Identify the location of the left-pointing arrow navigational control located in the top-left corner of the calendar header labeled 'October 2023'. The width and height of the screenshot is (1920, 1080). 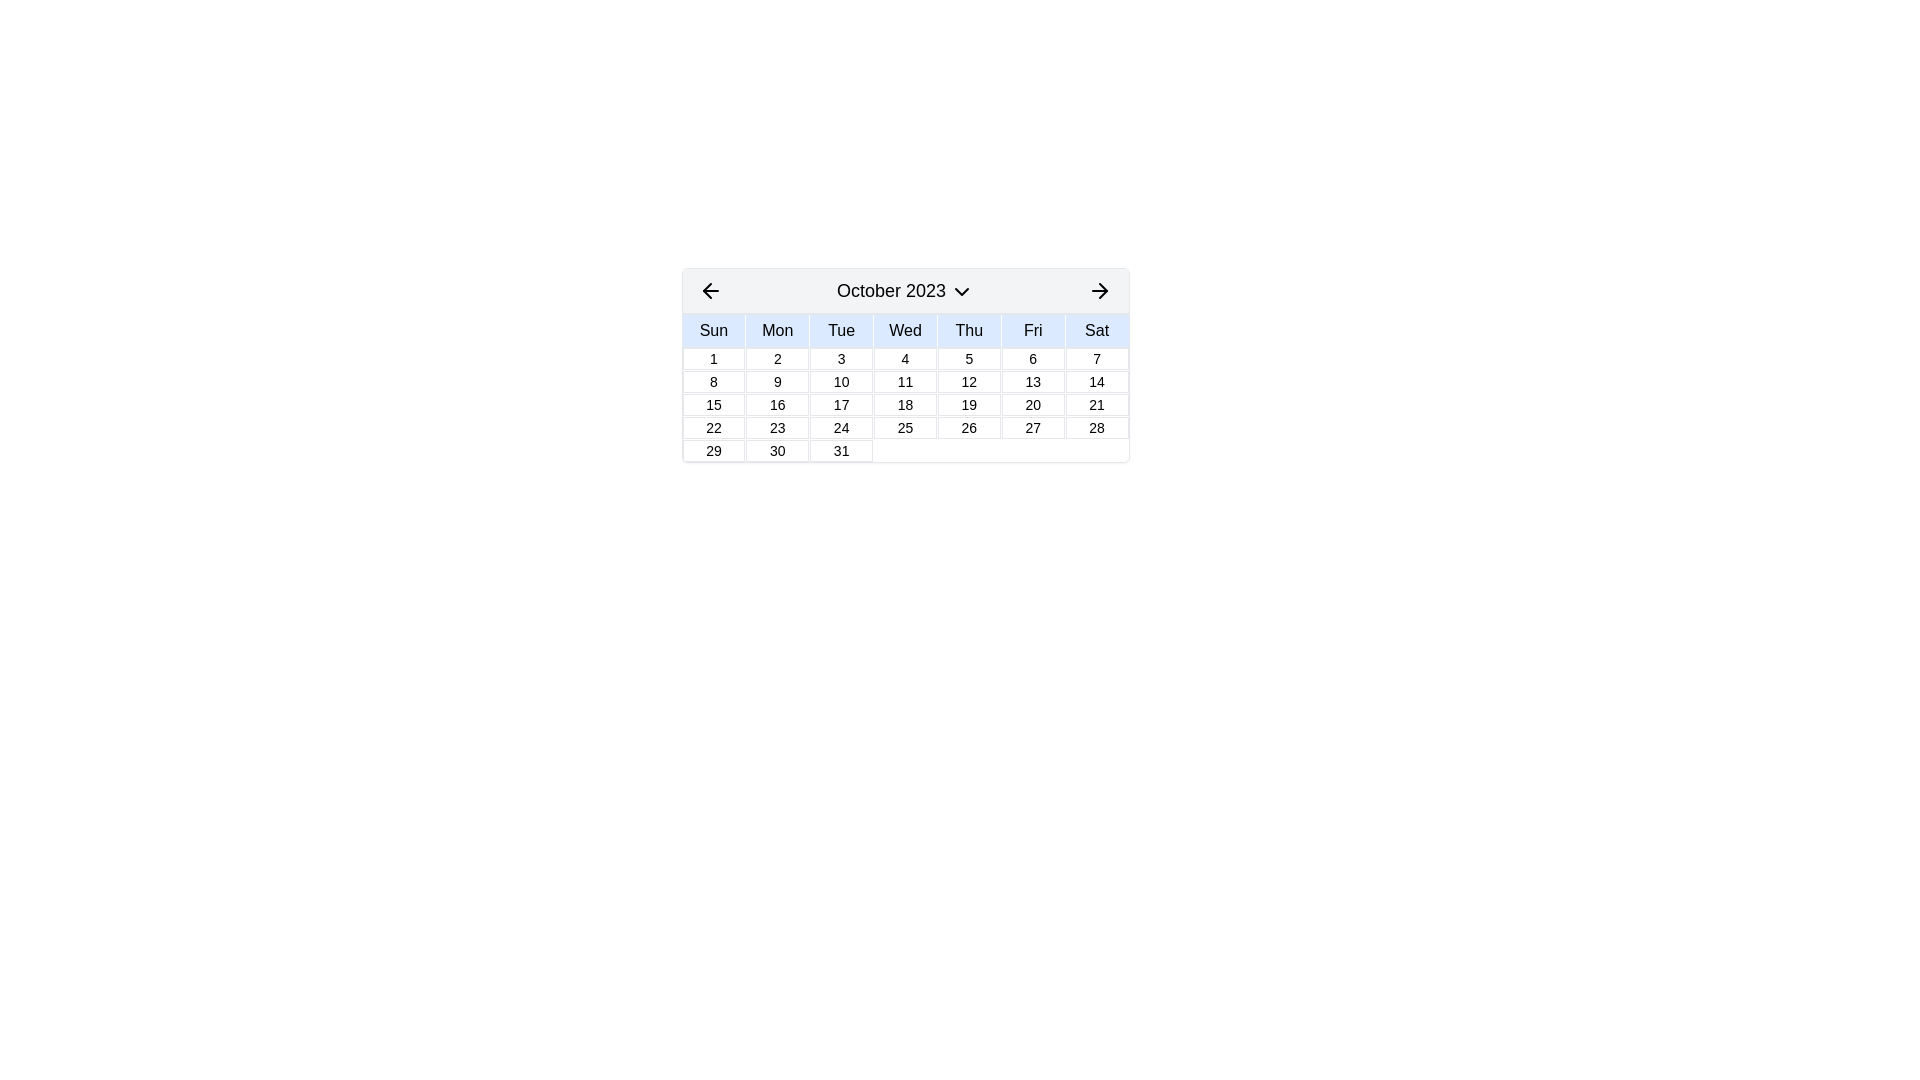
(710, 290).